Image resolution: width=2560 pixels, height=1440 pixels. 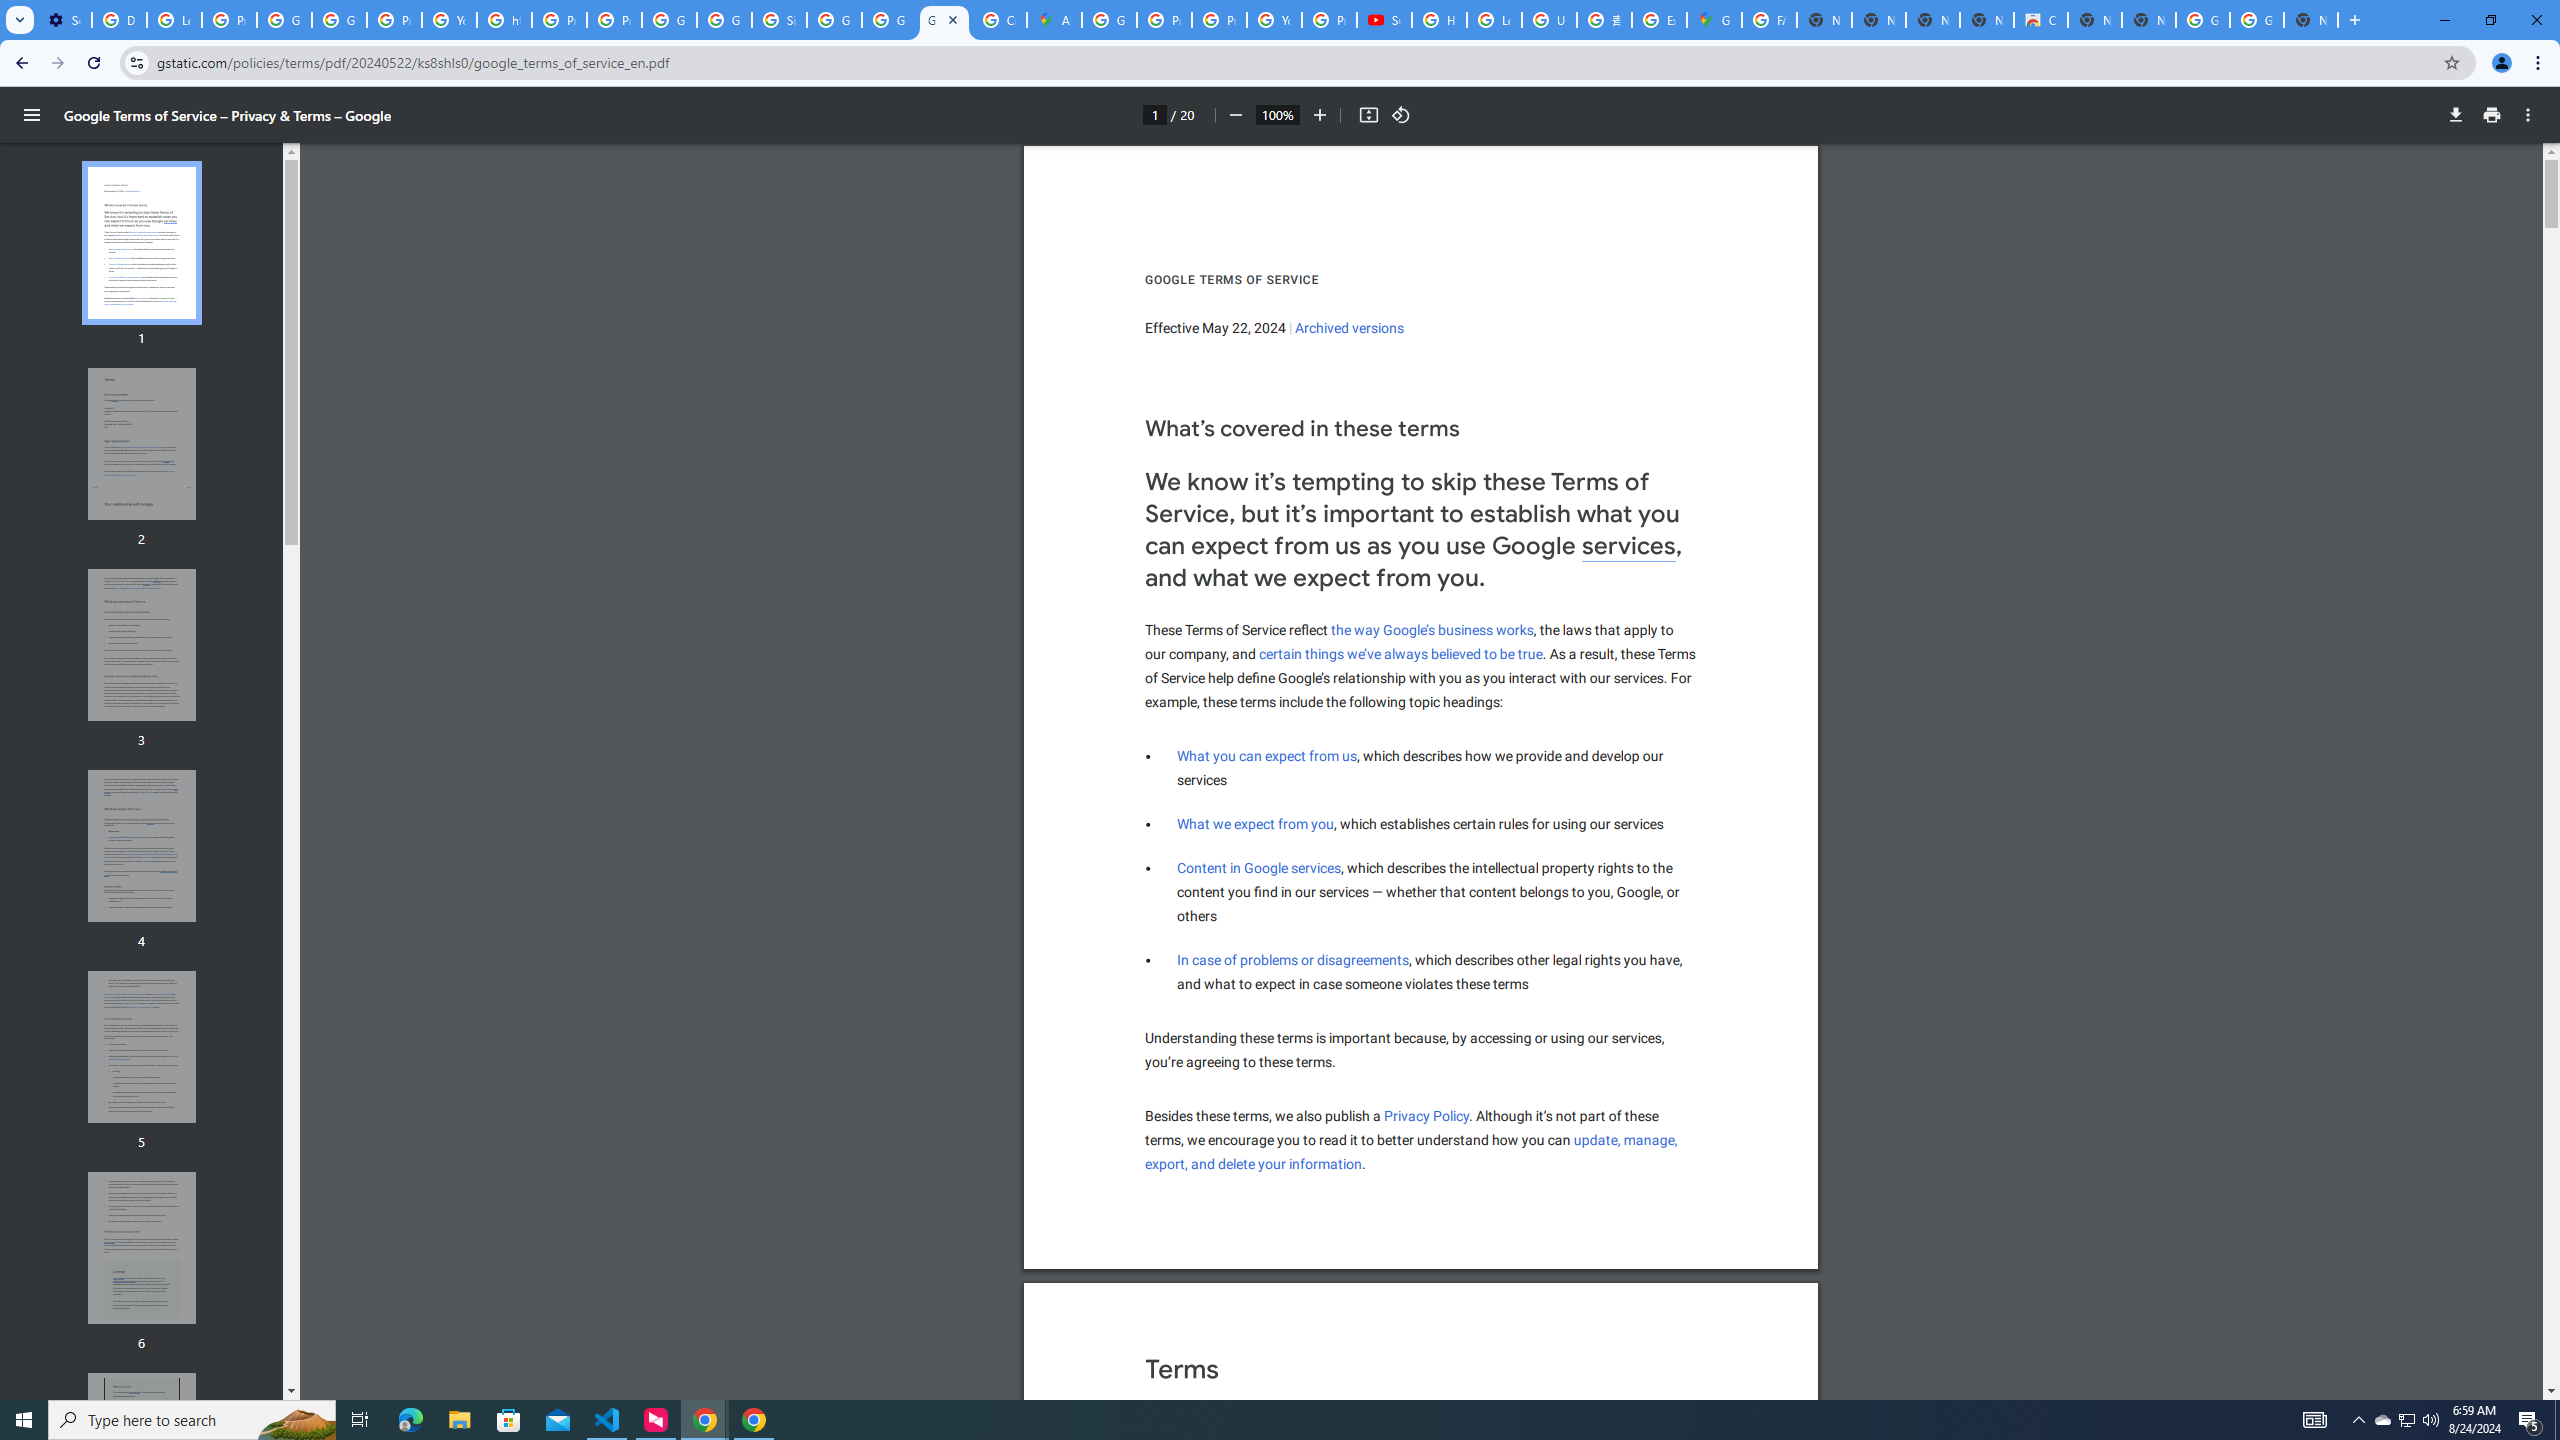 I want to click on 'Google Maps', so click(x=1712, y=19).